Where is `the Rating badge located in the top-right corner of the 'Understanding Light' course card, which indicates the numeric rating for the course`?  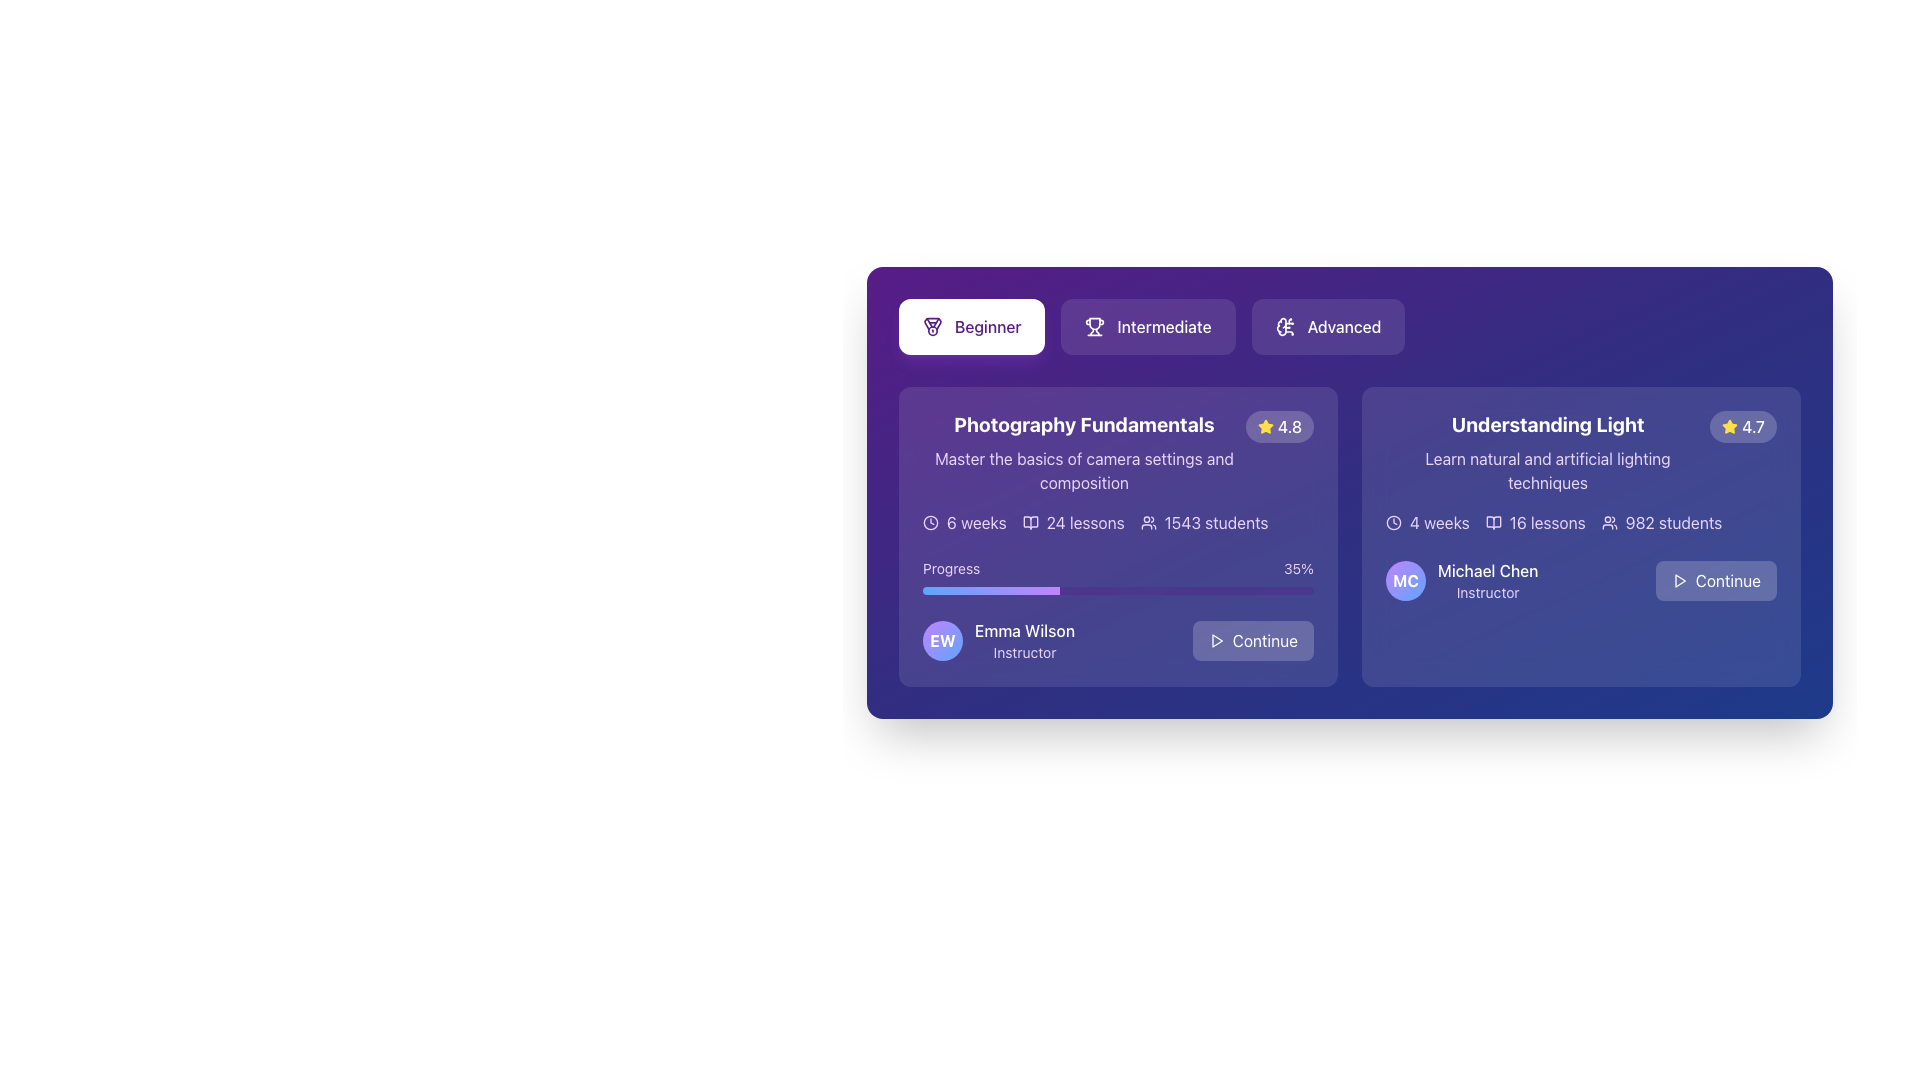
the Rating badge located in the top-right corner of the 'Understanding Light' course card, which indicates the numeric rating for the course is located at coordinates (1742, 426).